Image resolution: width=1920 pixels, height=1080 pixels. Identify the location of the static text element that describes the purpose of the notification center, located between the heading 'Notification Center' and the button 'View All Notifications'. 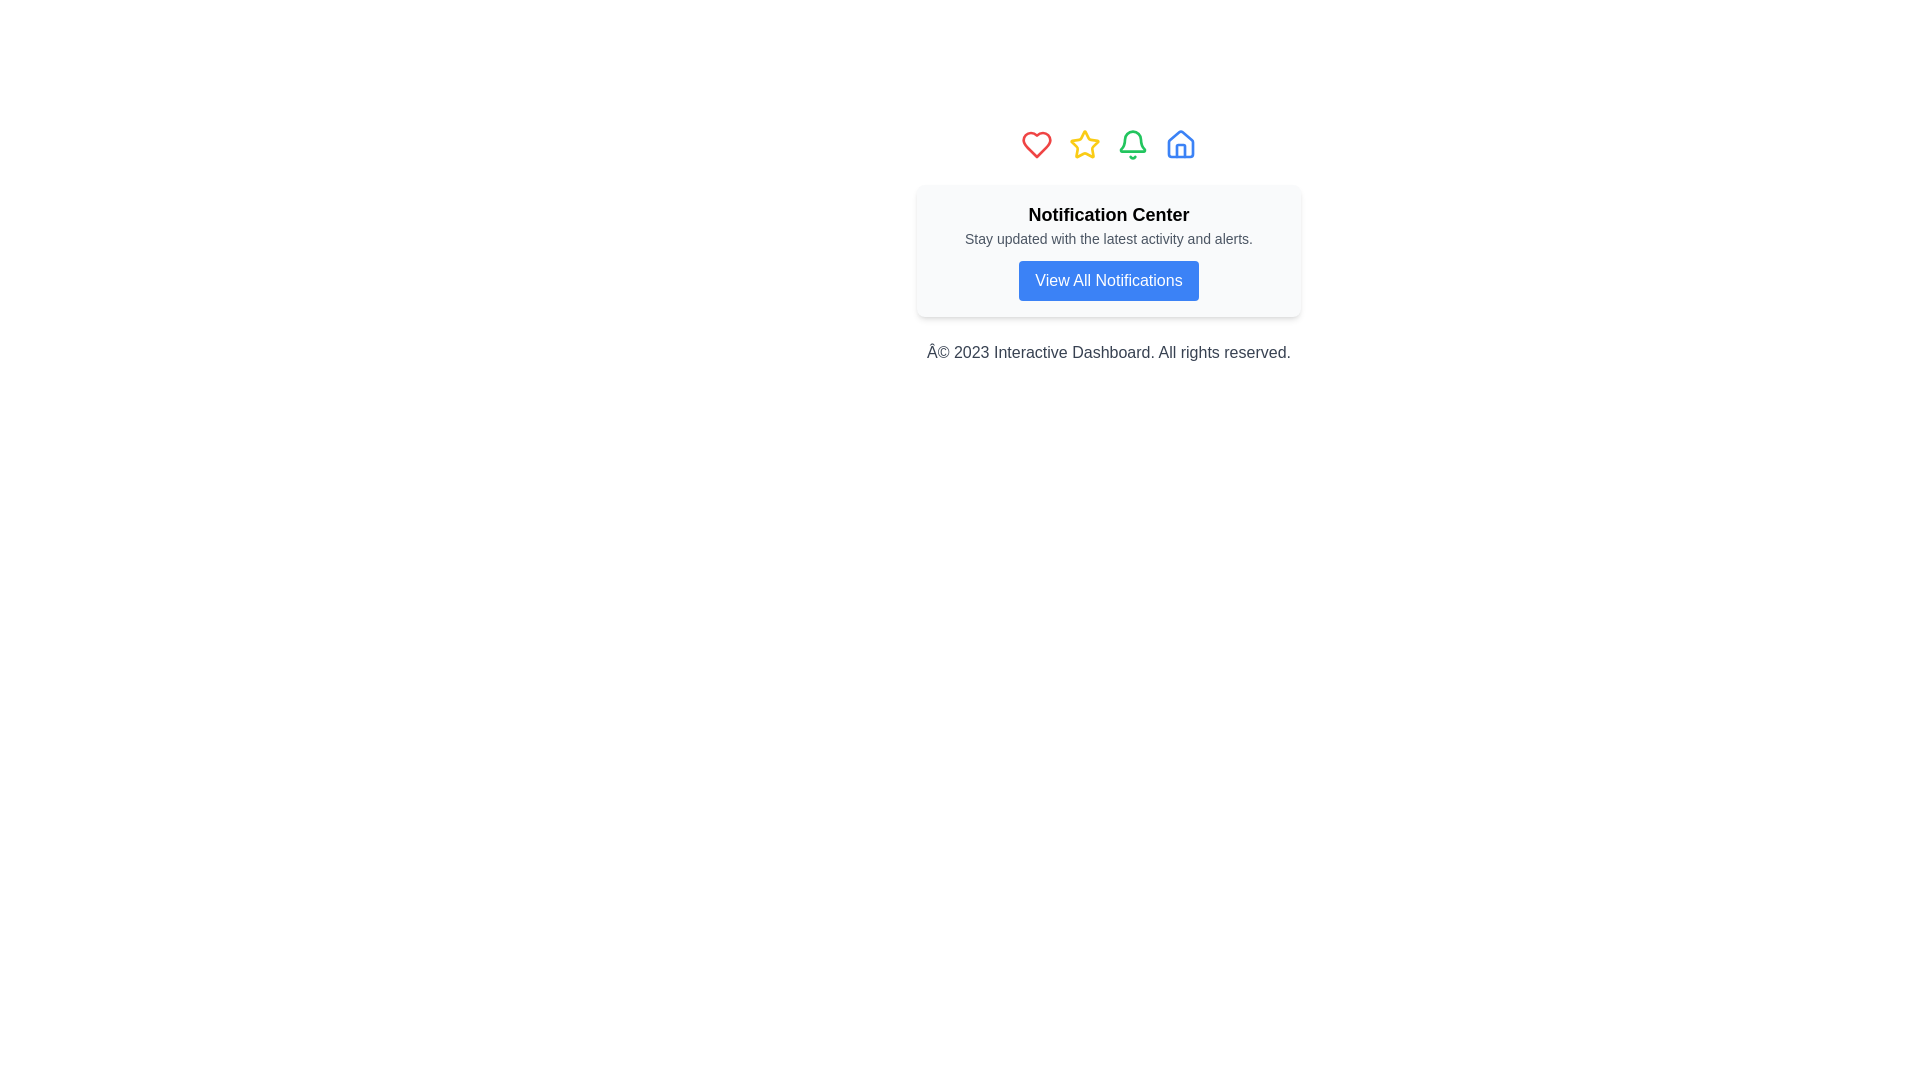
(1107, 238).